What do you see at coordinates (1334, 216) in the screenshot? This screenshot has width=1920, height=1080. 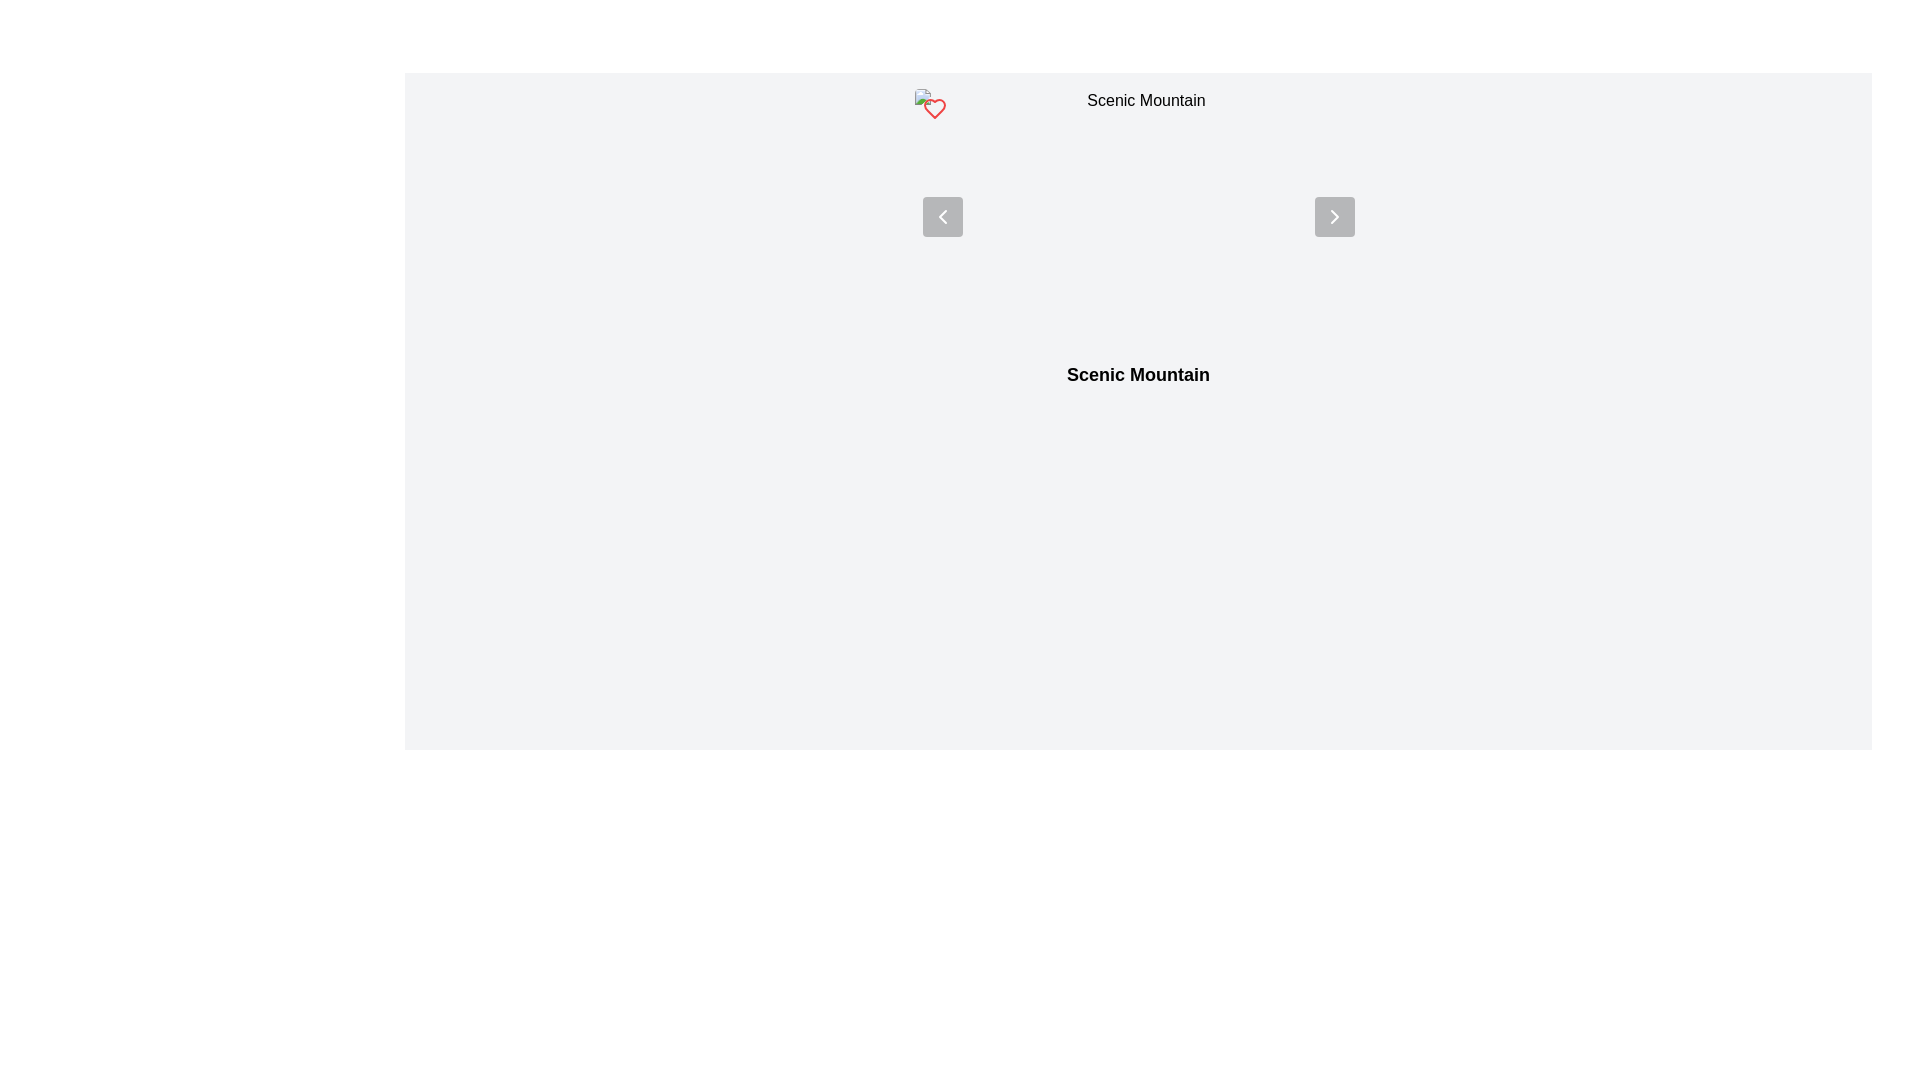 I see `the navigational icon` at bounding box center [1334, 216].